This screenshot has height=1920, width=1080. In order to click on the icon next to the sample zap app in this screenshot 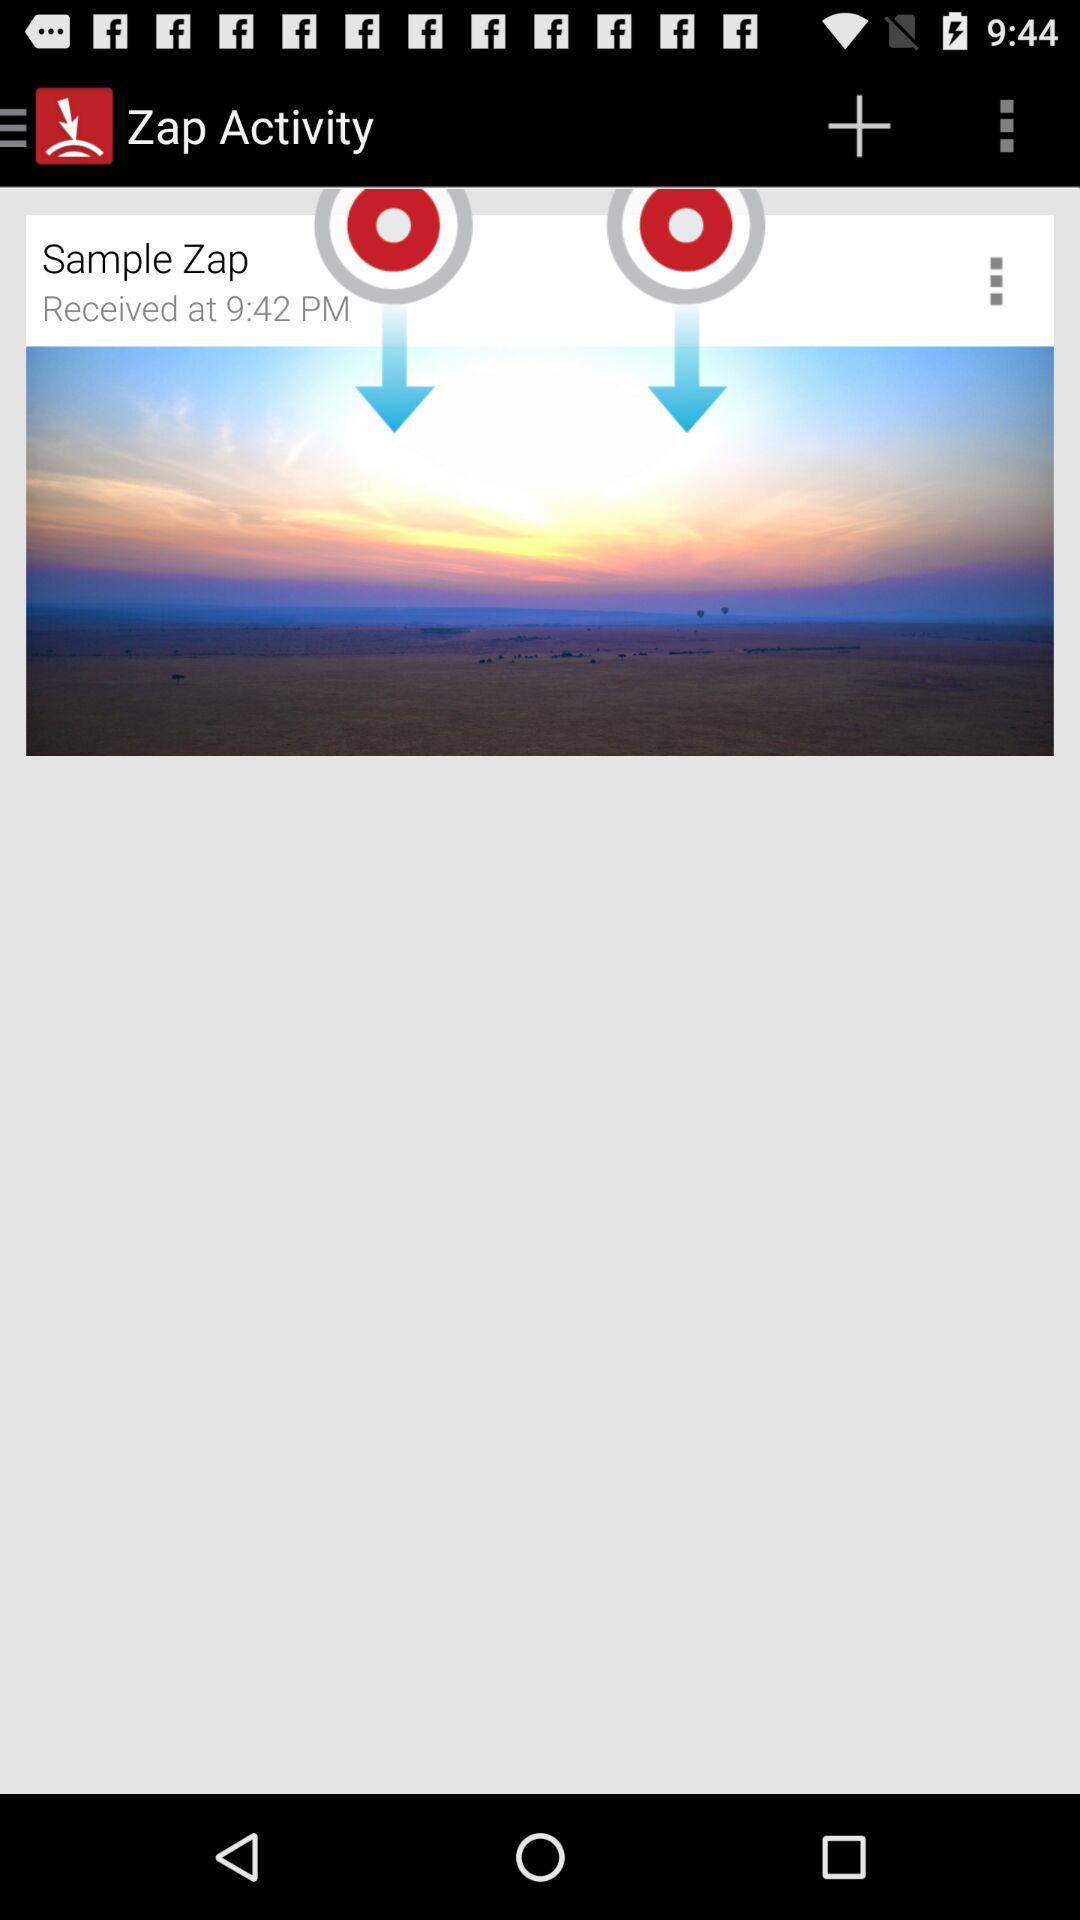, I will do `click(1003, 279)`.